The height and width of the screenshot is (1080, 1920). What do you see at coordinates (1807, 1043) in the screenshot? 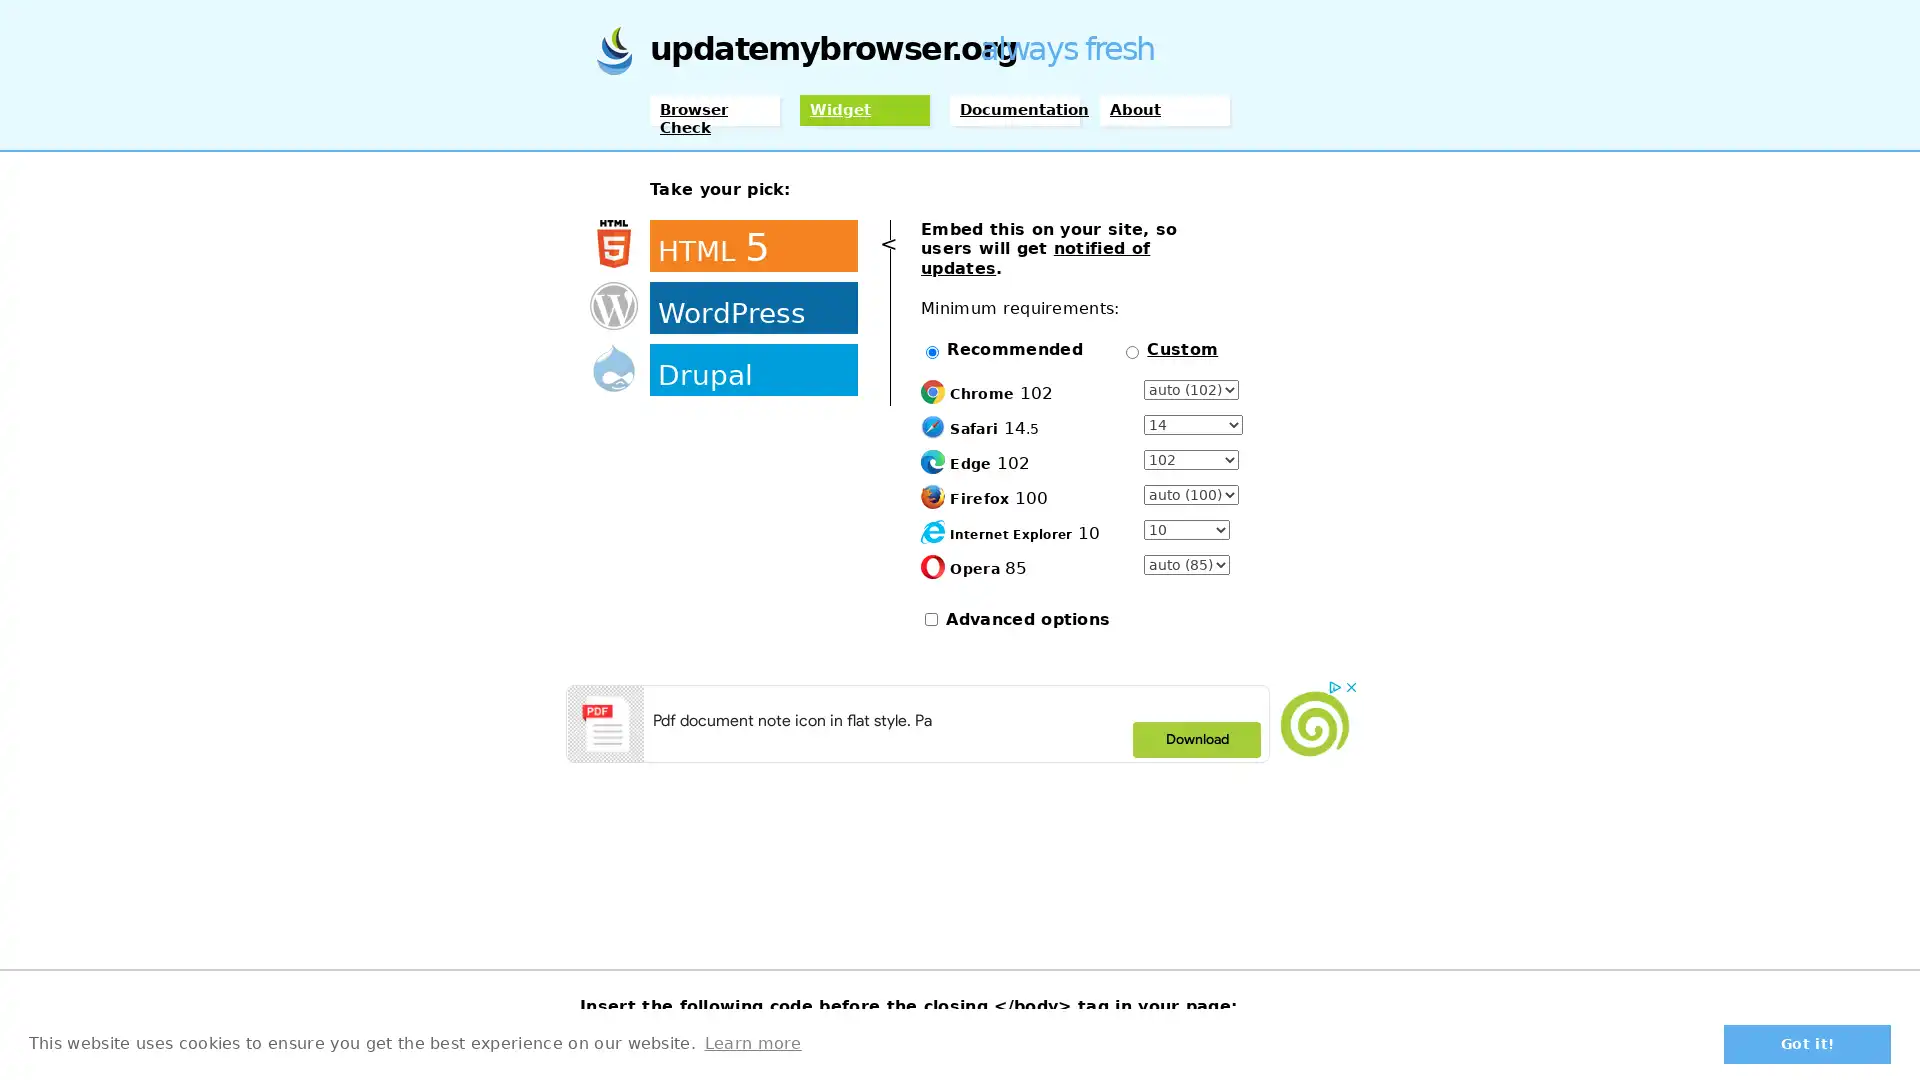
I see `dismiss cookie message` at bounding box center [1807, 1043].